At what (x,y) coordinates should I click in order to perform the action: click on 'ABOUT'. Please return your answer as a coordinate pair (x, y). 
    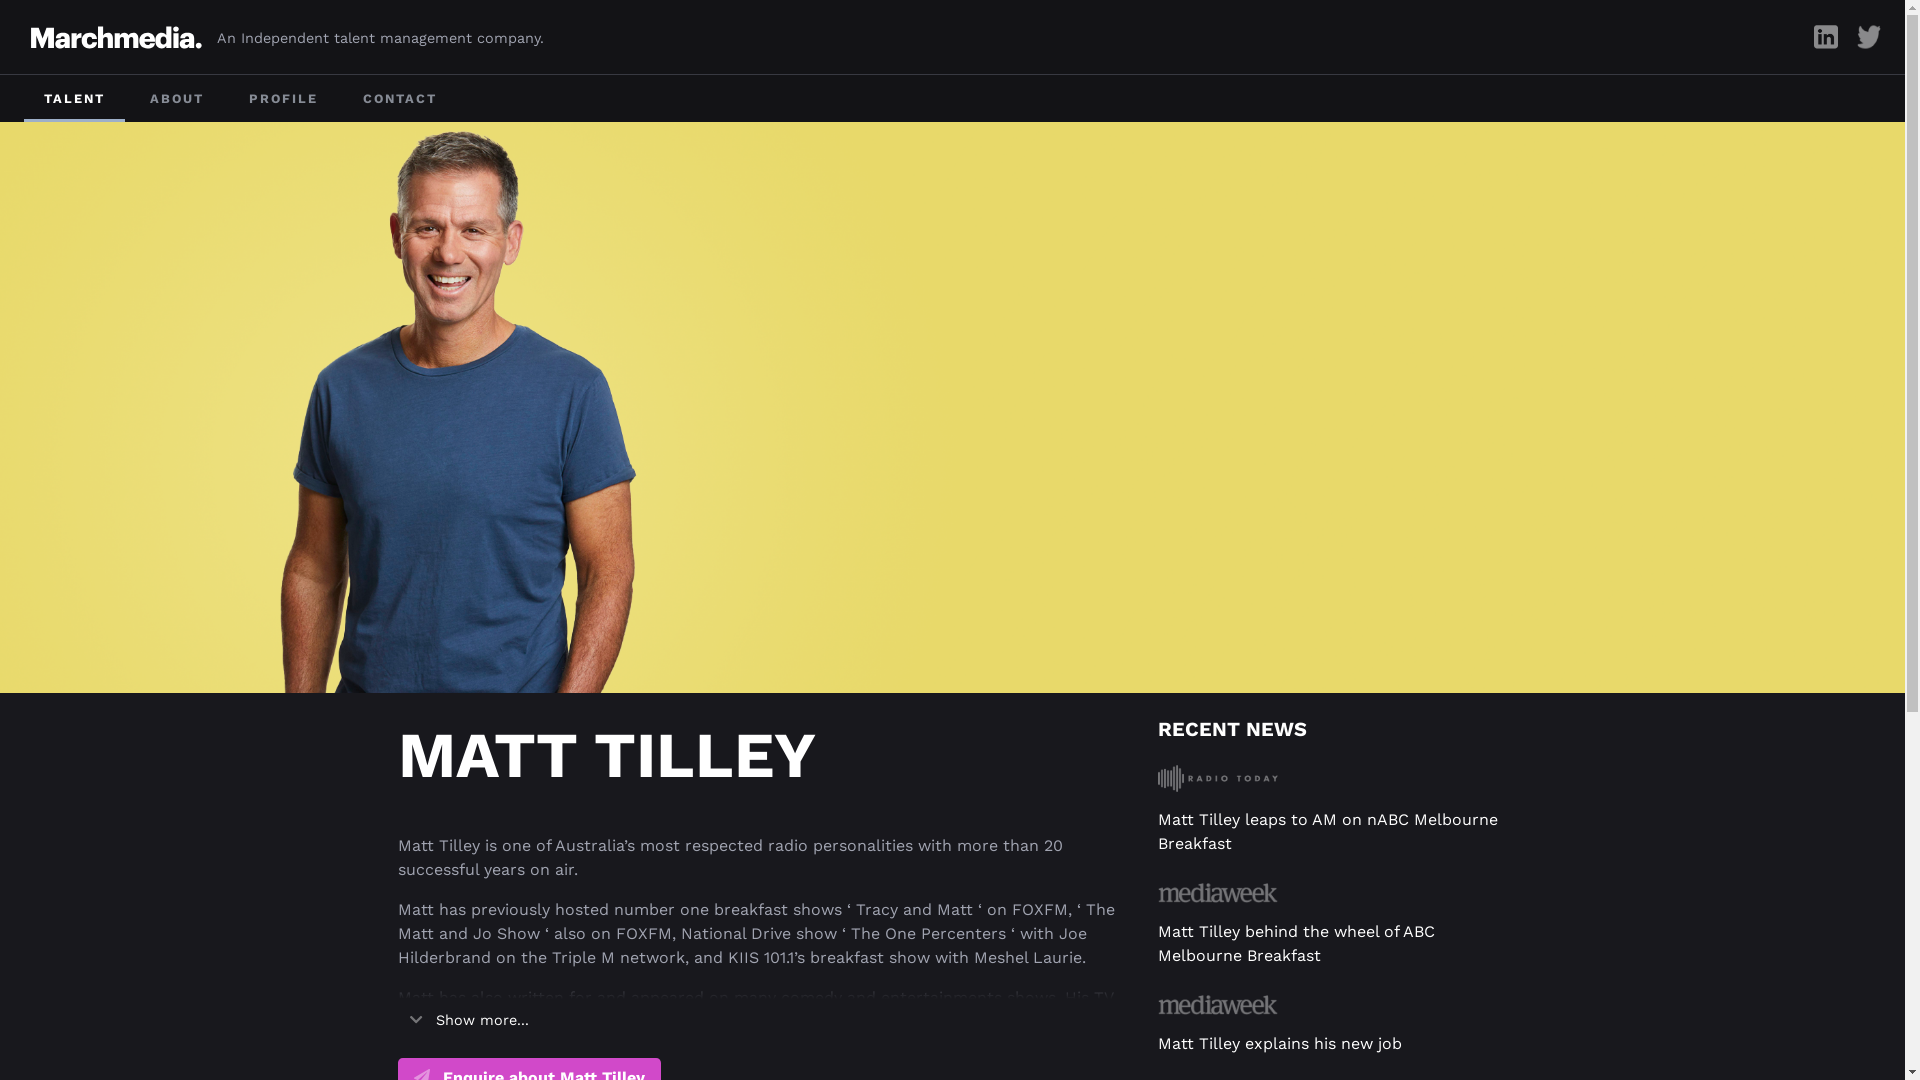
    Looking at the image, I should click on (177, 98).